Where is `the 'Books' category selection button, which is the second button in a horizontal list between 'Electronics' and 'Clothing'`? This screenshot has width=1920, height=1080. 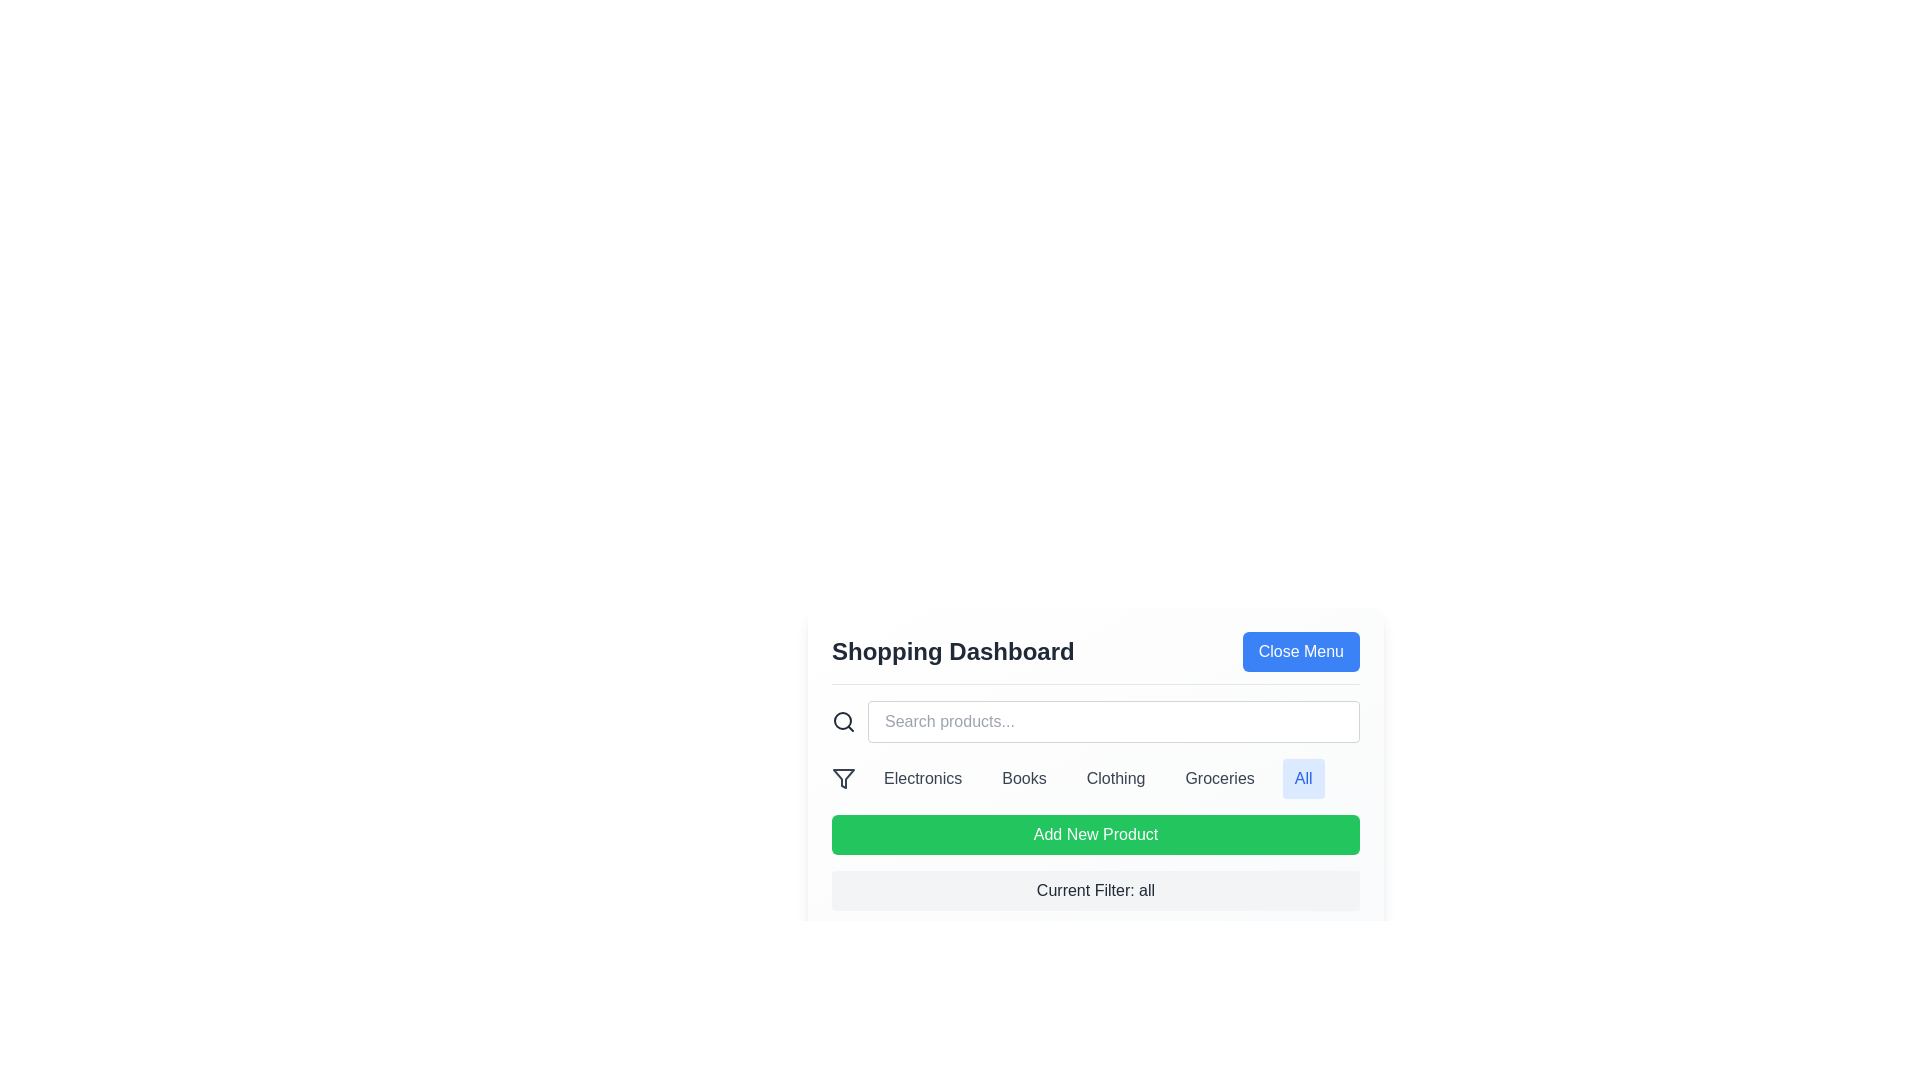 the 'Books' category selection button, which is the second button in a horizontal list between 'Electronics' and 'Clothing' is located at coordinates (1024, 778).